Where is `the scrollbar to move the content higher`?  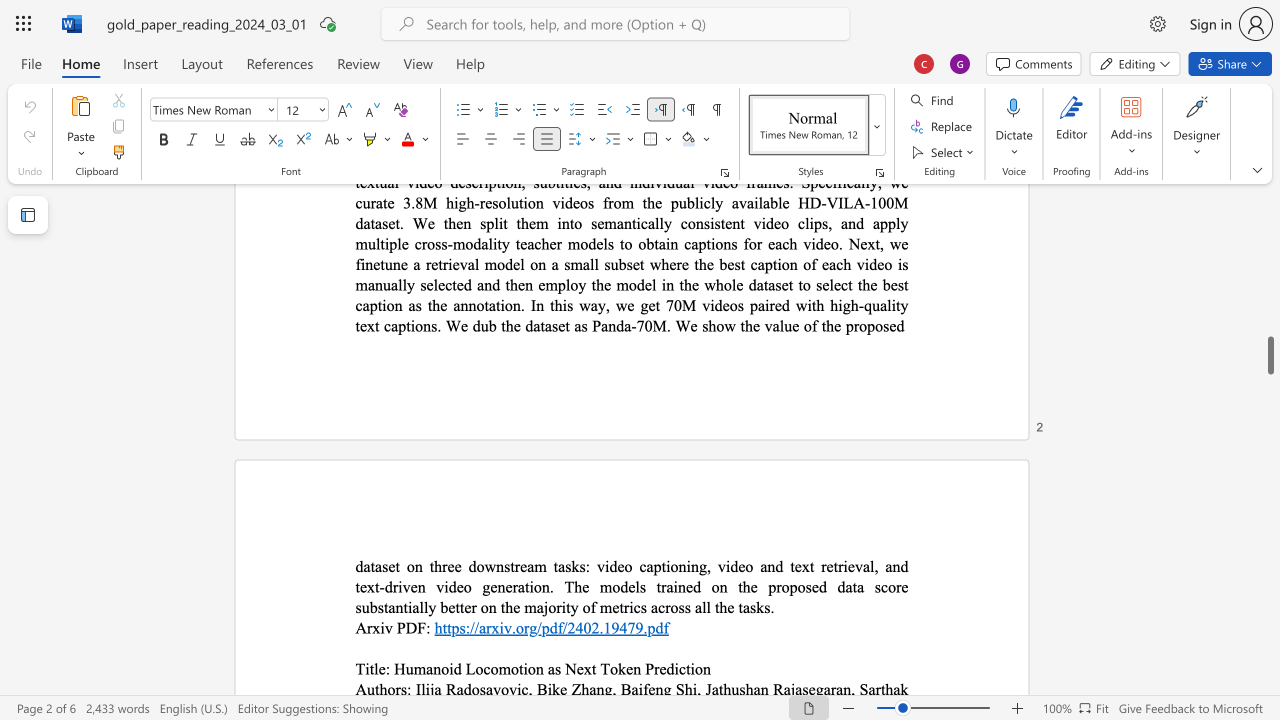 the scrollbar to move the content higher is located at coordinates (1269, 290).